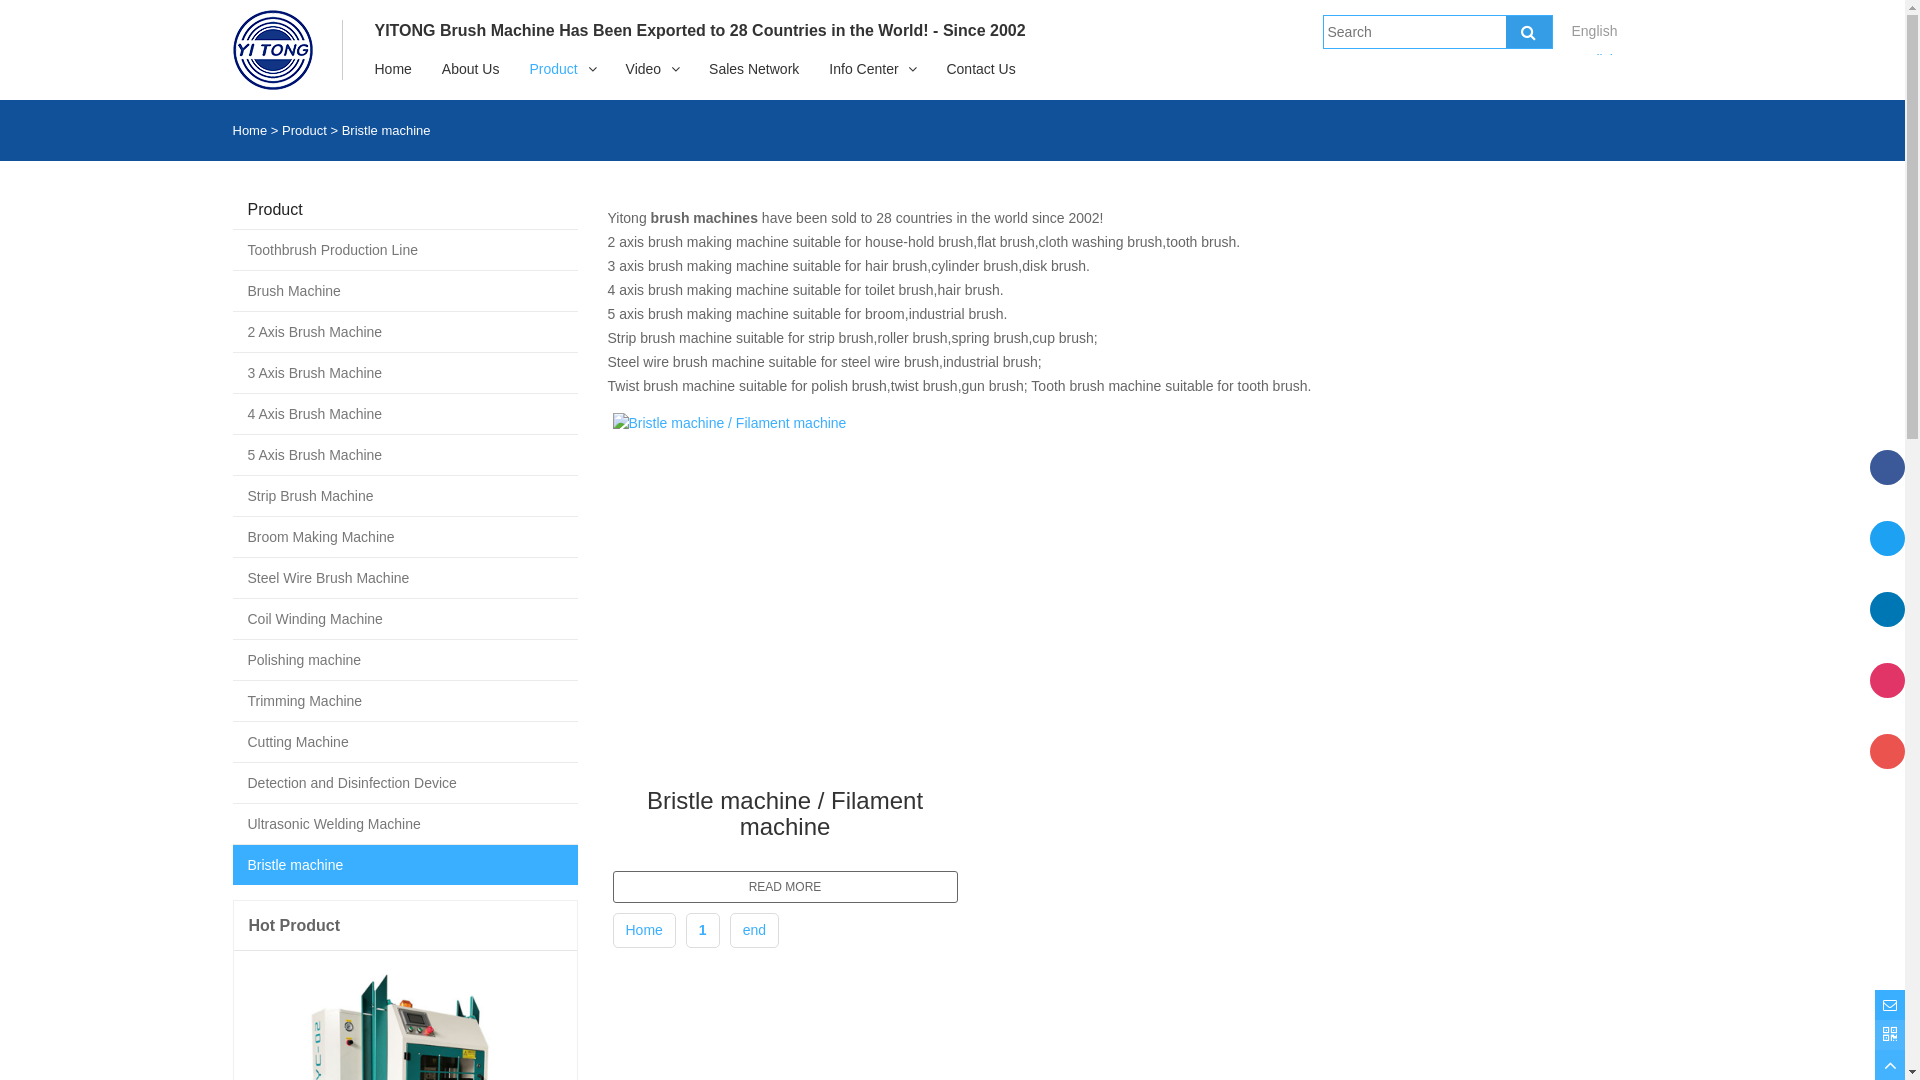 The width and height of the screenshot is (1920, 1080). What do you see at coordinates (231, 824) in the screenshot?
I see `'Ultrasonic Welding Machine'` at bounding box center [231, 824].